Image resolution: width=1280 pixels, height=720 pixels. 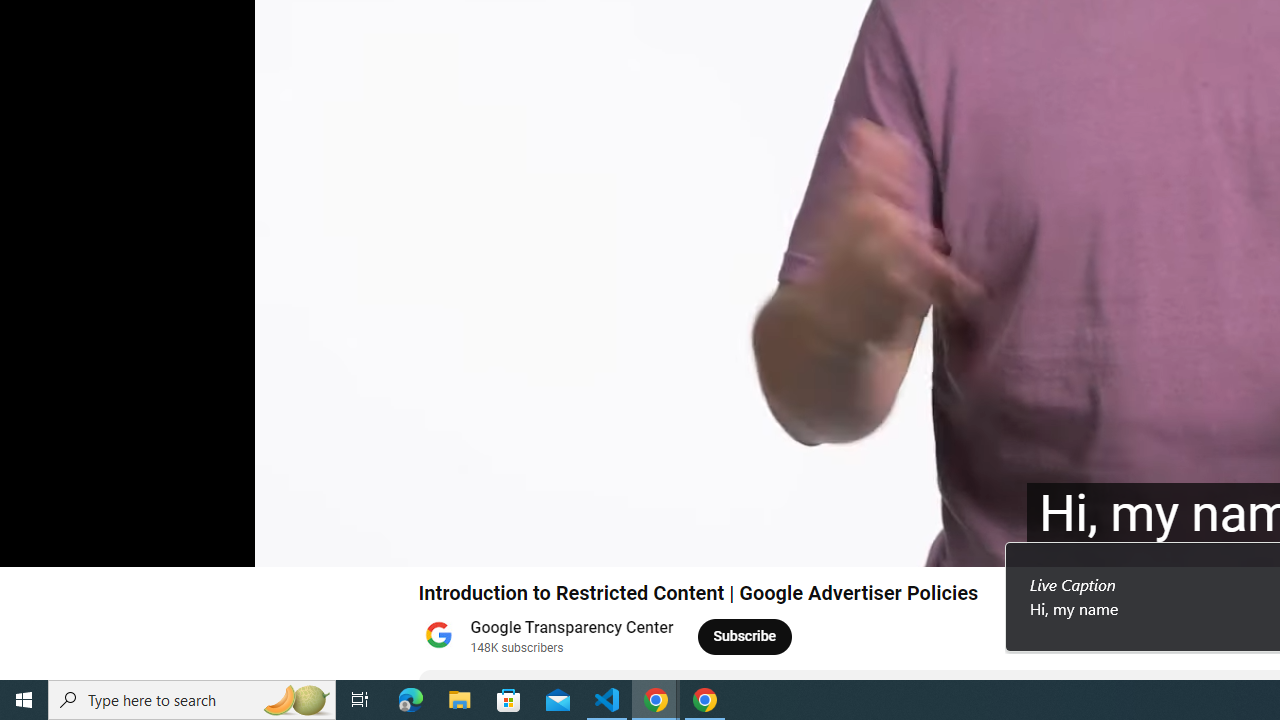 I want to click on 'Subscribe to Google Transparency Center.', so click(x=744, y=636).